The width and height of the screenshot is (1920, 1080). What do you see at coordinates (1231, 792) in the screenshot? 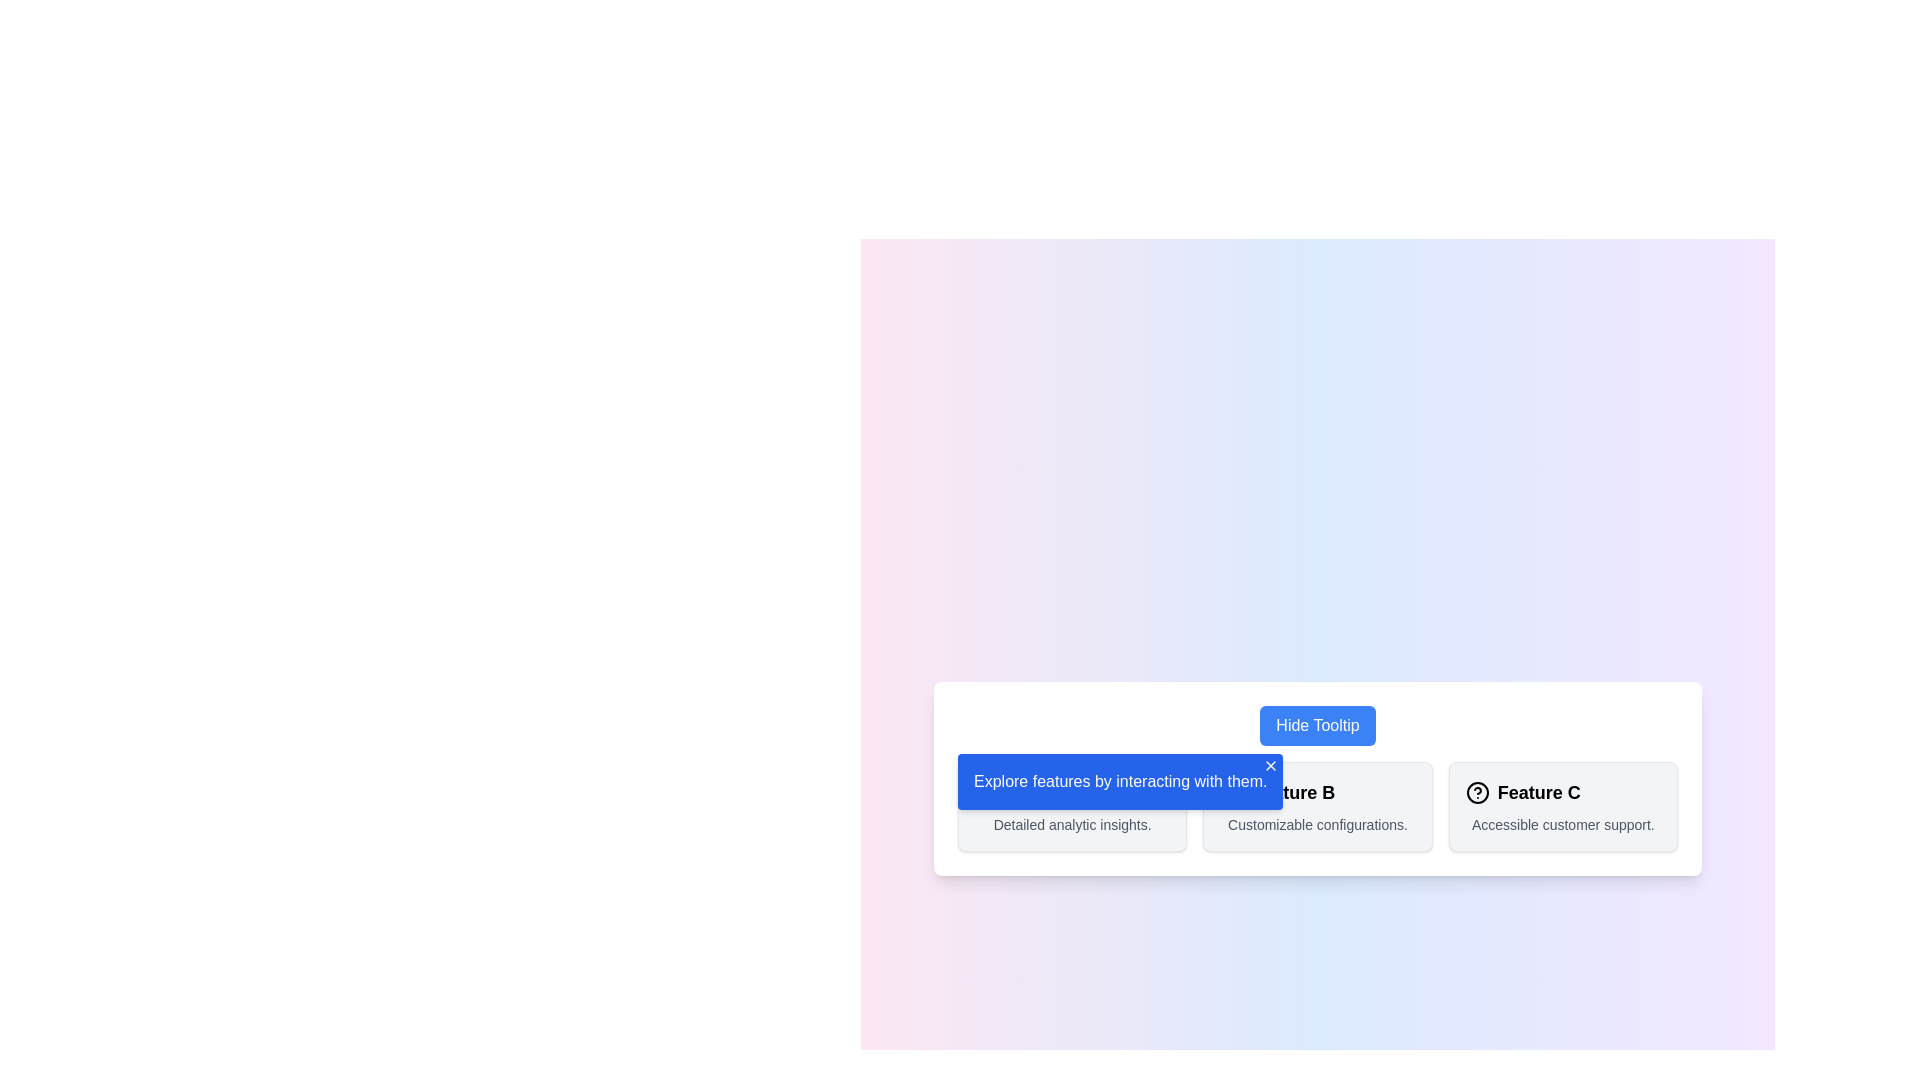
I see `the circular icon with a question mark symbol located to the left of the text 'Feature B' within the content area of the interface` at bounding box center [1231, 792].